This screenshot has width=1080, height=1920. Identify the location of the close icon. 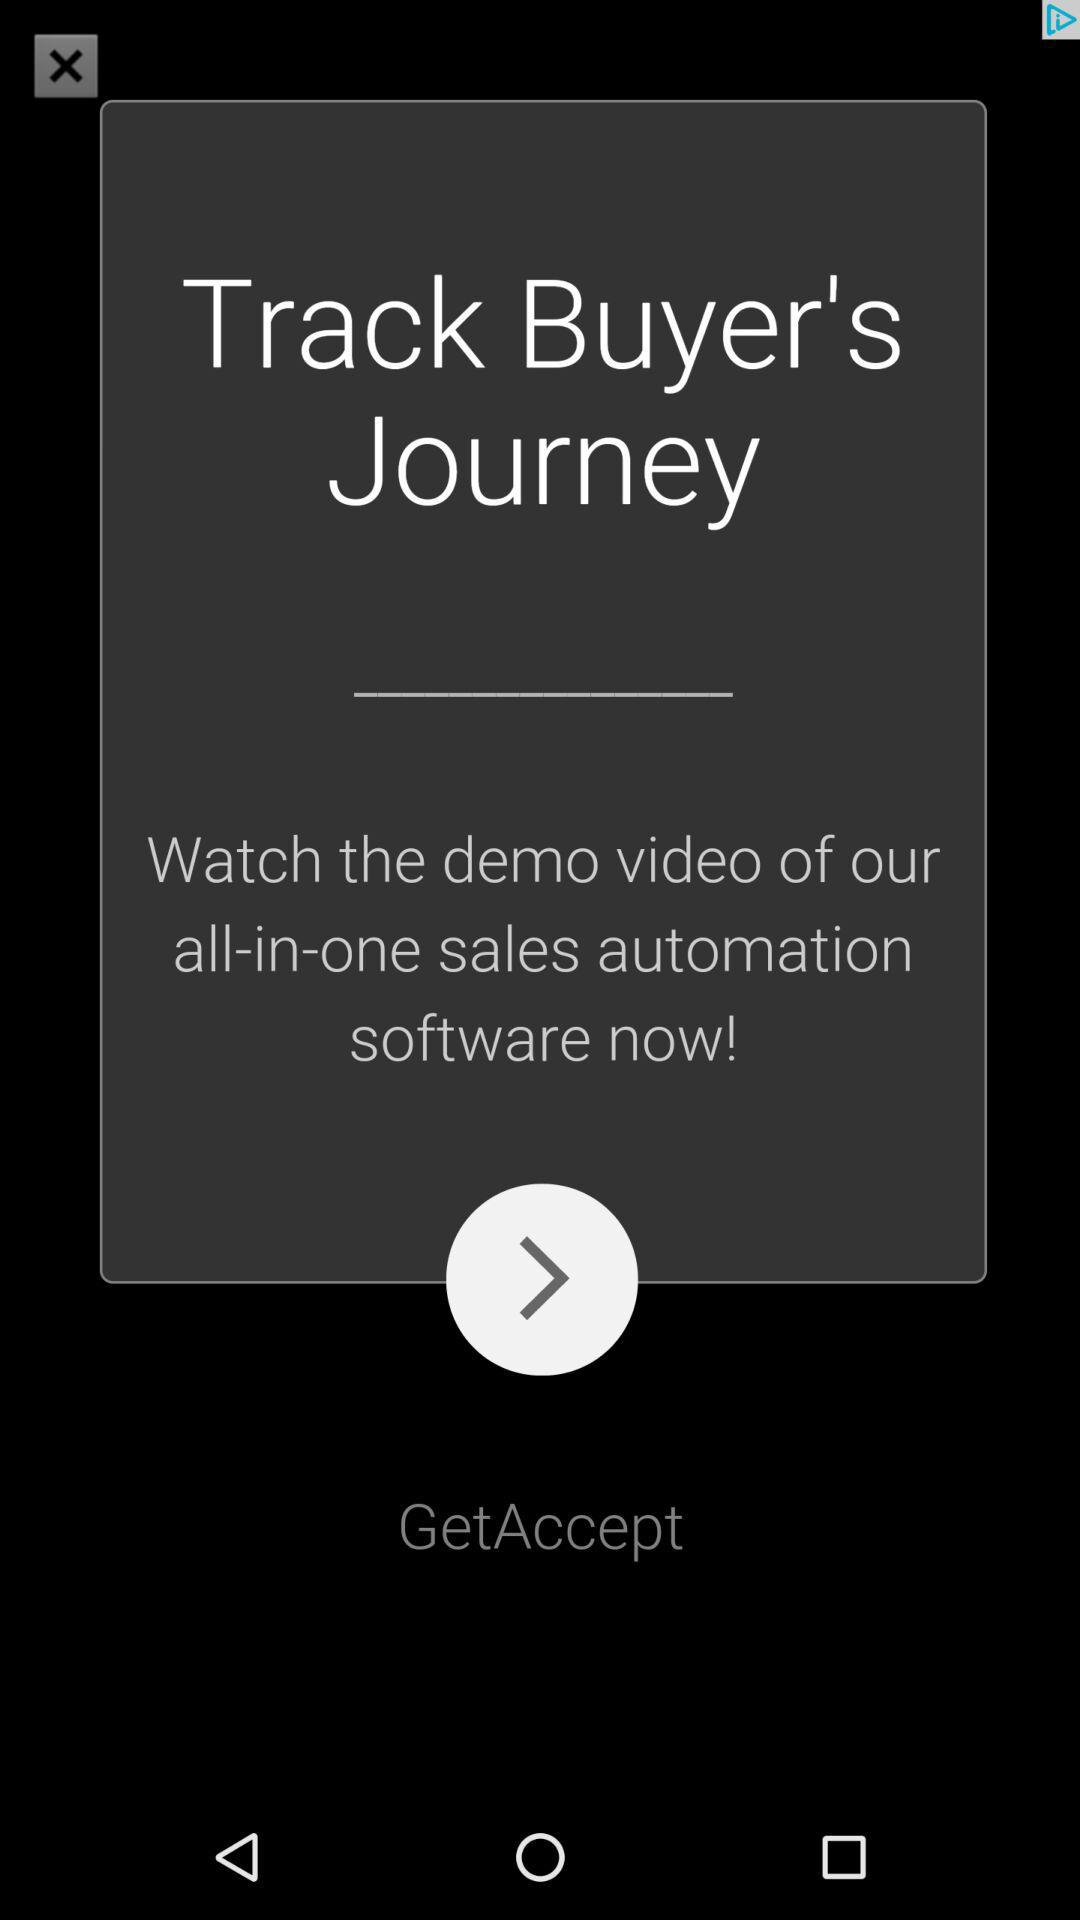
(64, 70).